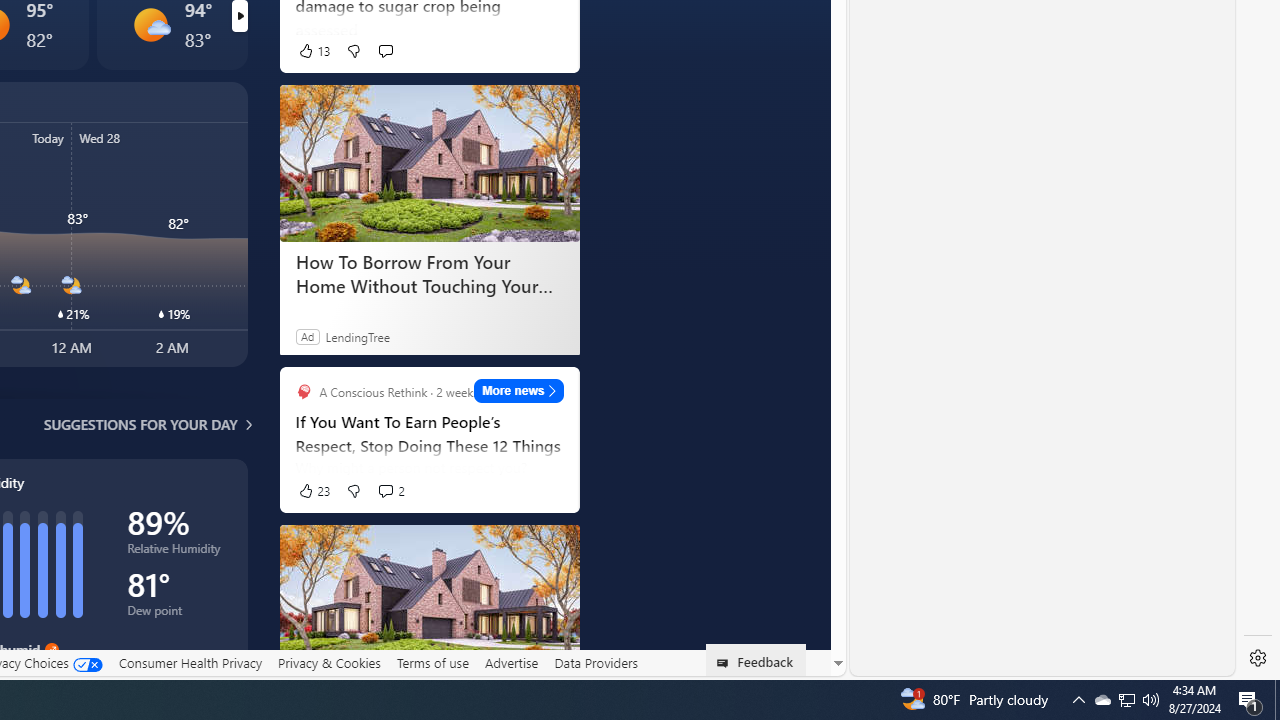  I want to click on 'Consumer Health Privacy', so click(190, 663).